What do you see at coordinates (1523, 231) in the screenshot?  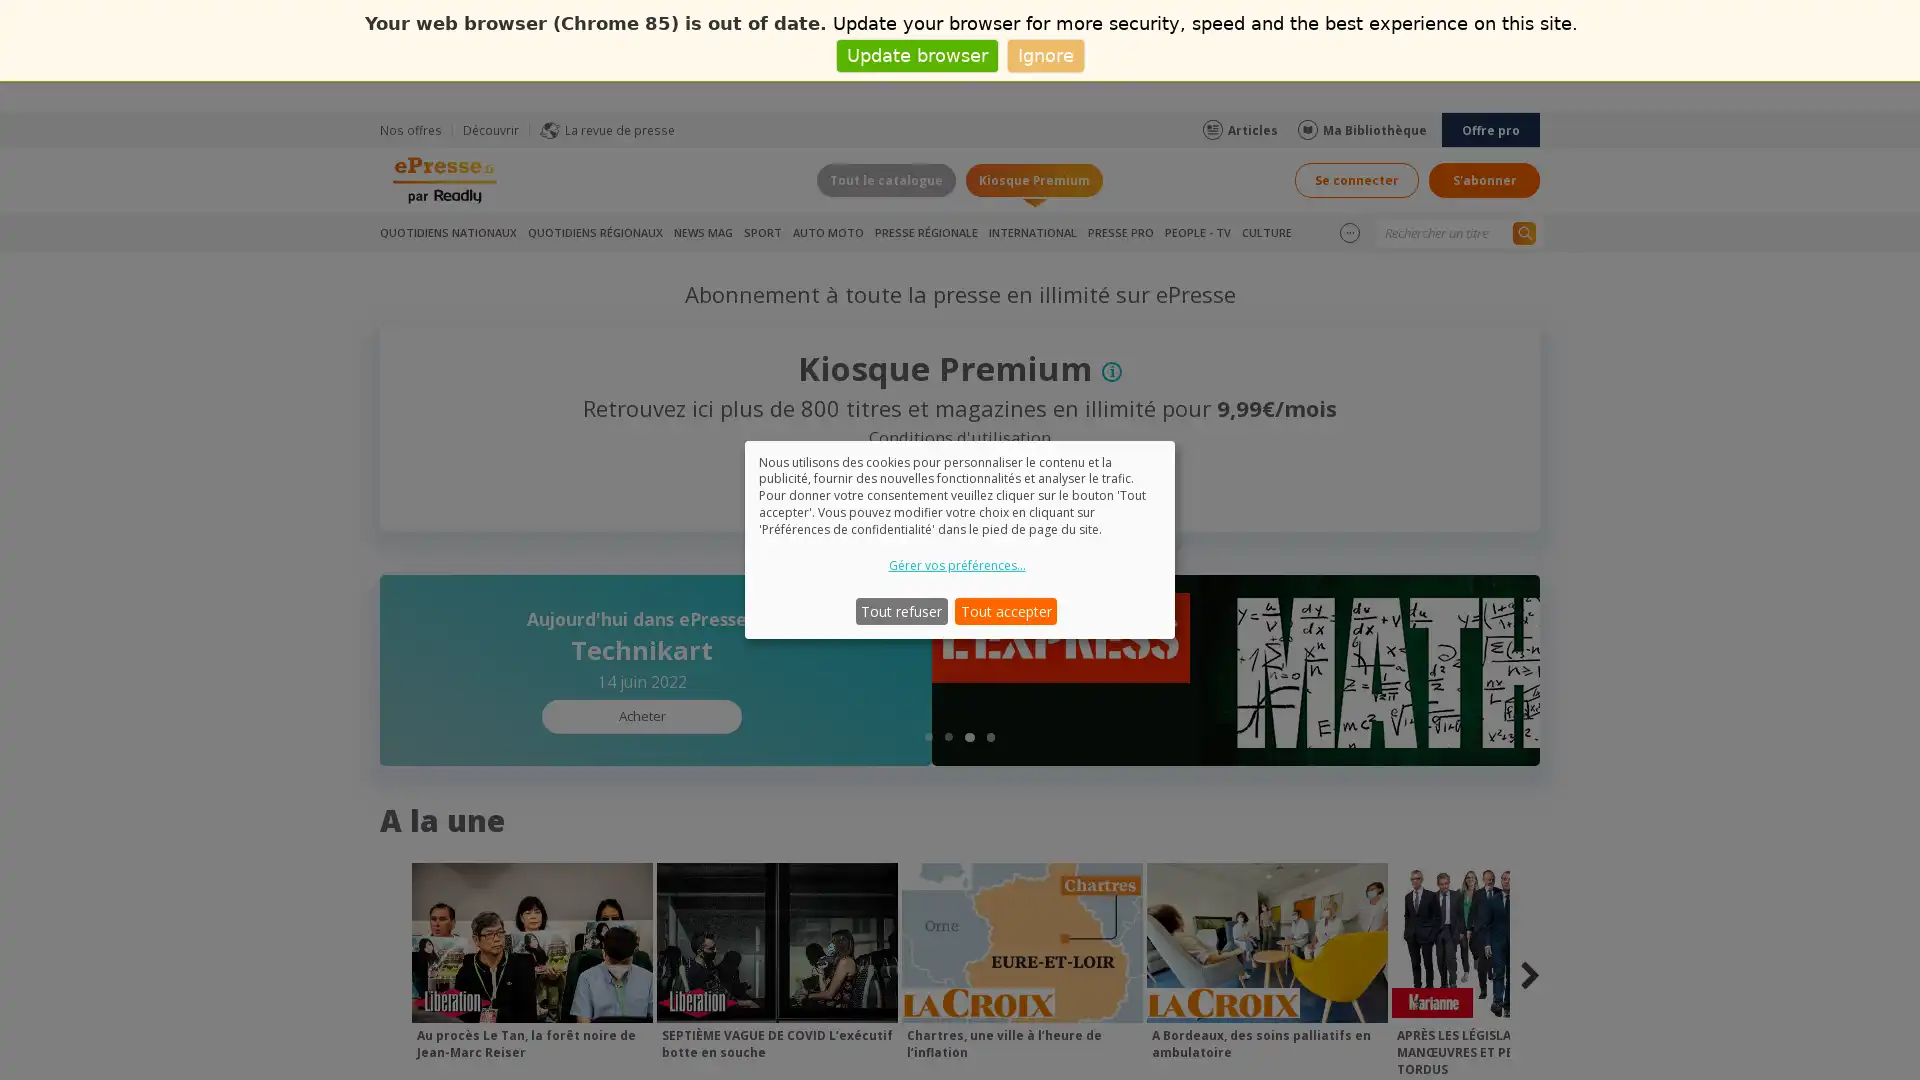 I see `Rechercher` at bounding box center [1523, 231].